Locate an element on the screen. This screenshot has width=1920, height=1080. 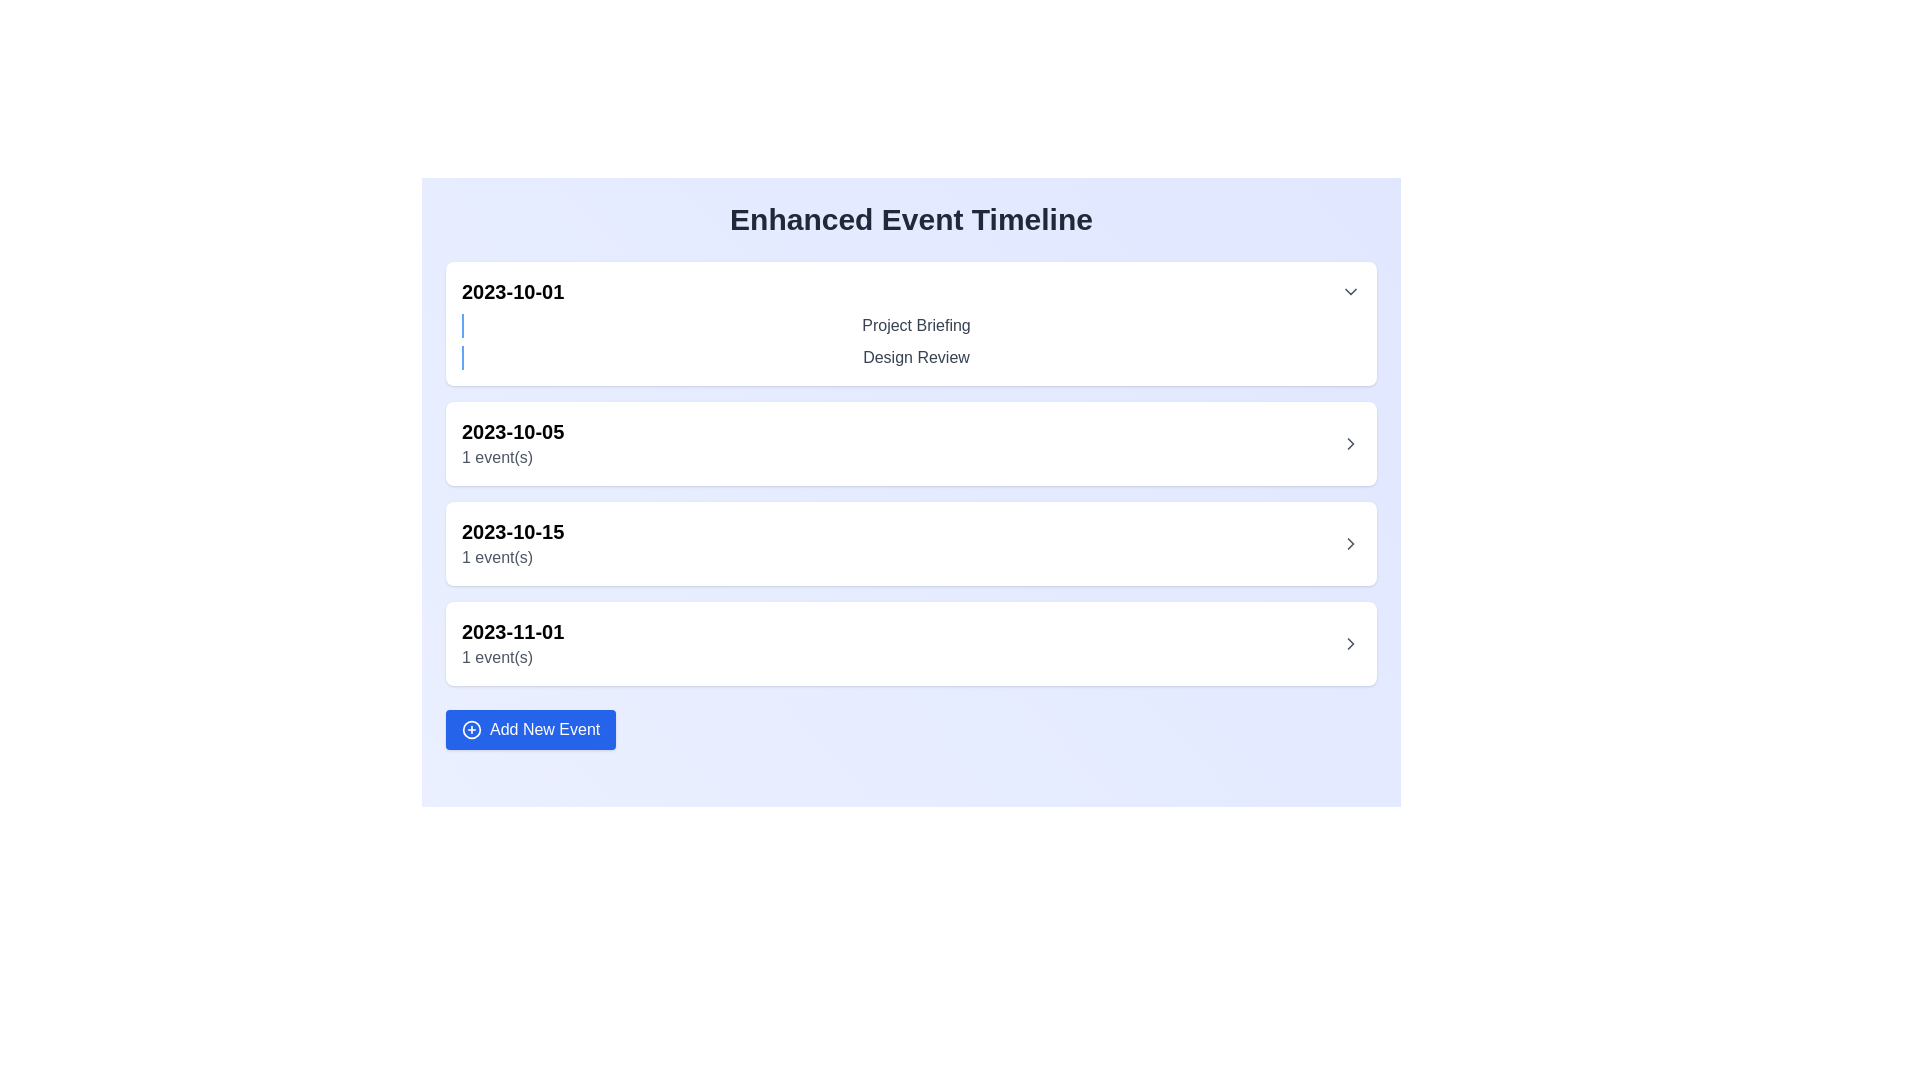
the arrow icon representing navigation for the timeline entry dated '2023-10-05', located in the second chronological slot of the timeline is located at coordinates (1350, 442).